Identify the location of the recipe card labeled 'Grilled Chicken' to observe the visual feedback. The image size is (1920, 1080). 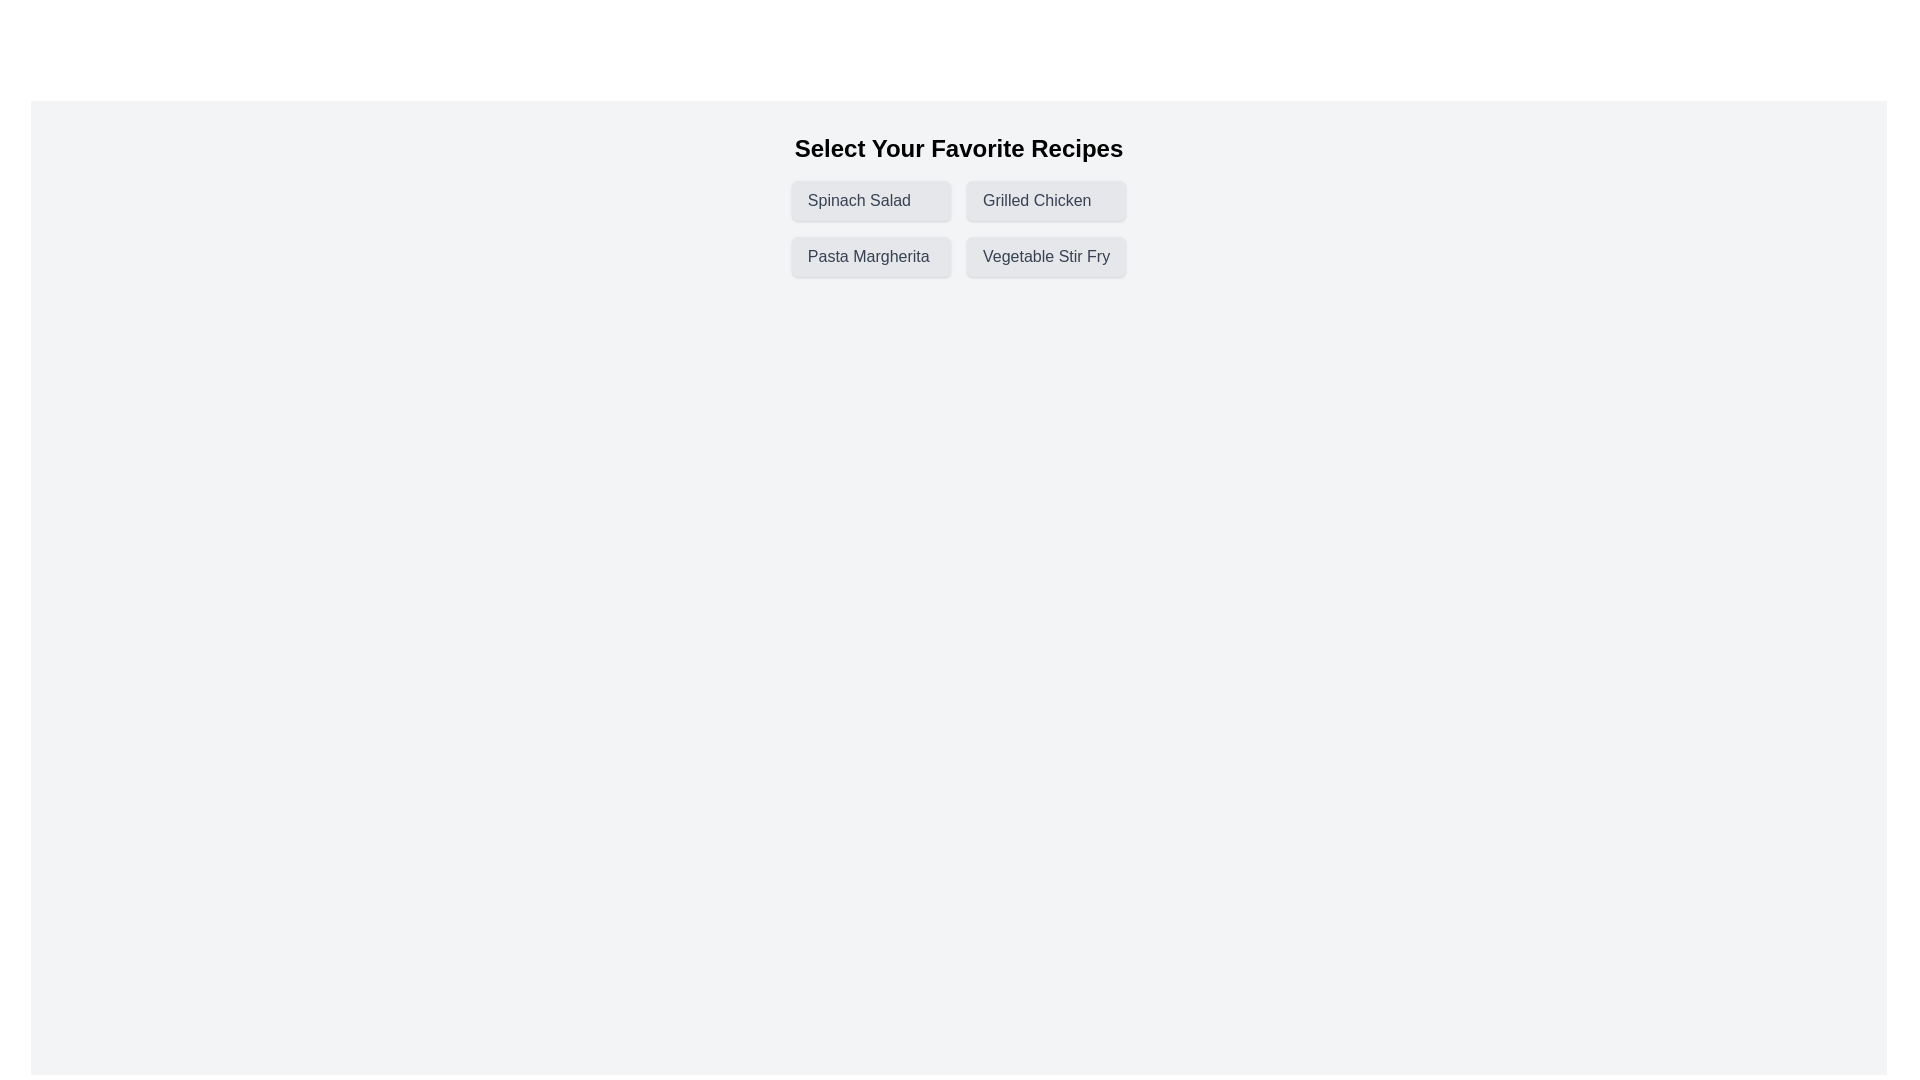
(1045, 200).